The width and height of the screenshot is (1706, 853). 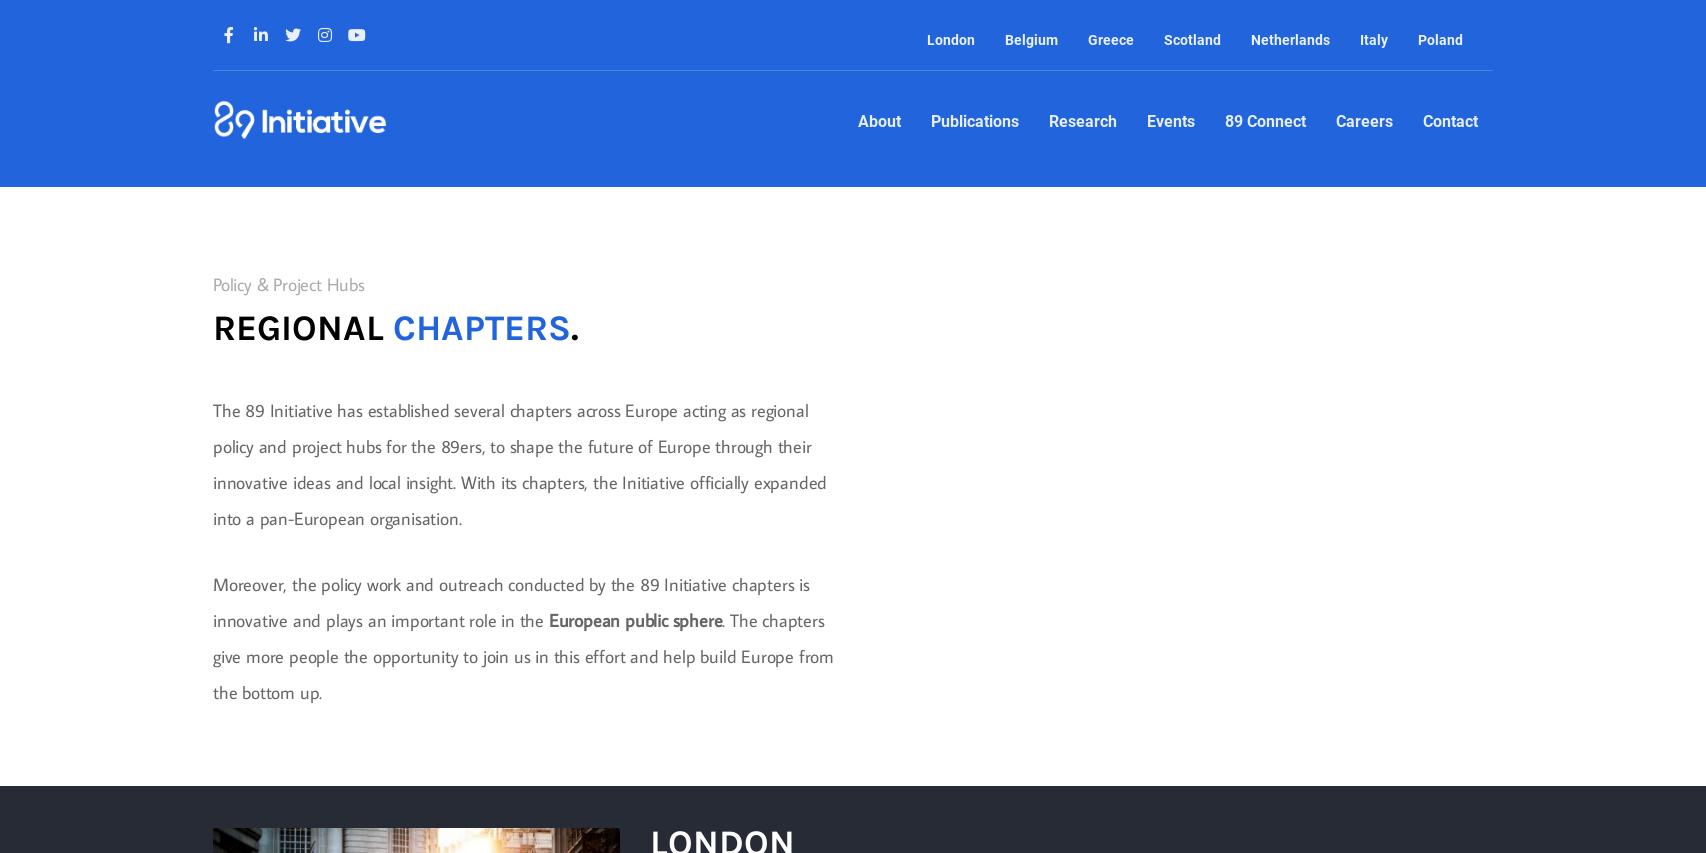 I want to click on 'Poland', so click(x=1438, y=40).